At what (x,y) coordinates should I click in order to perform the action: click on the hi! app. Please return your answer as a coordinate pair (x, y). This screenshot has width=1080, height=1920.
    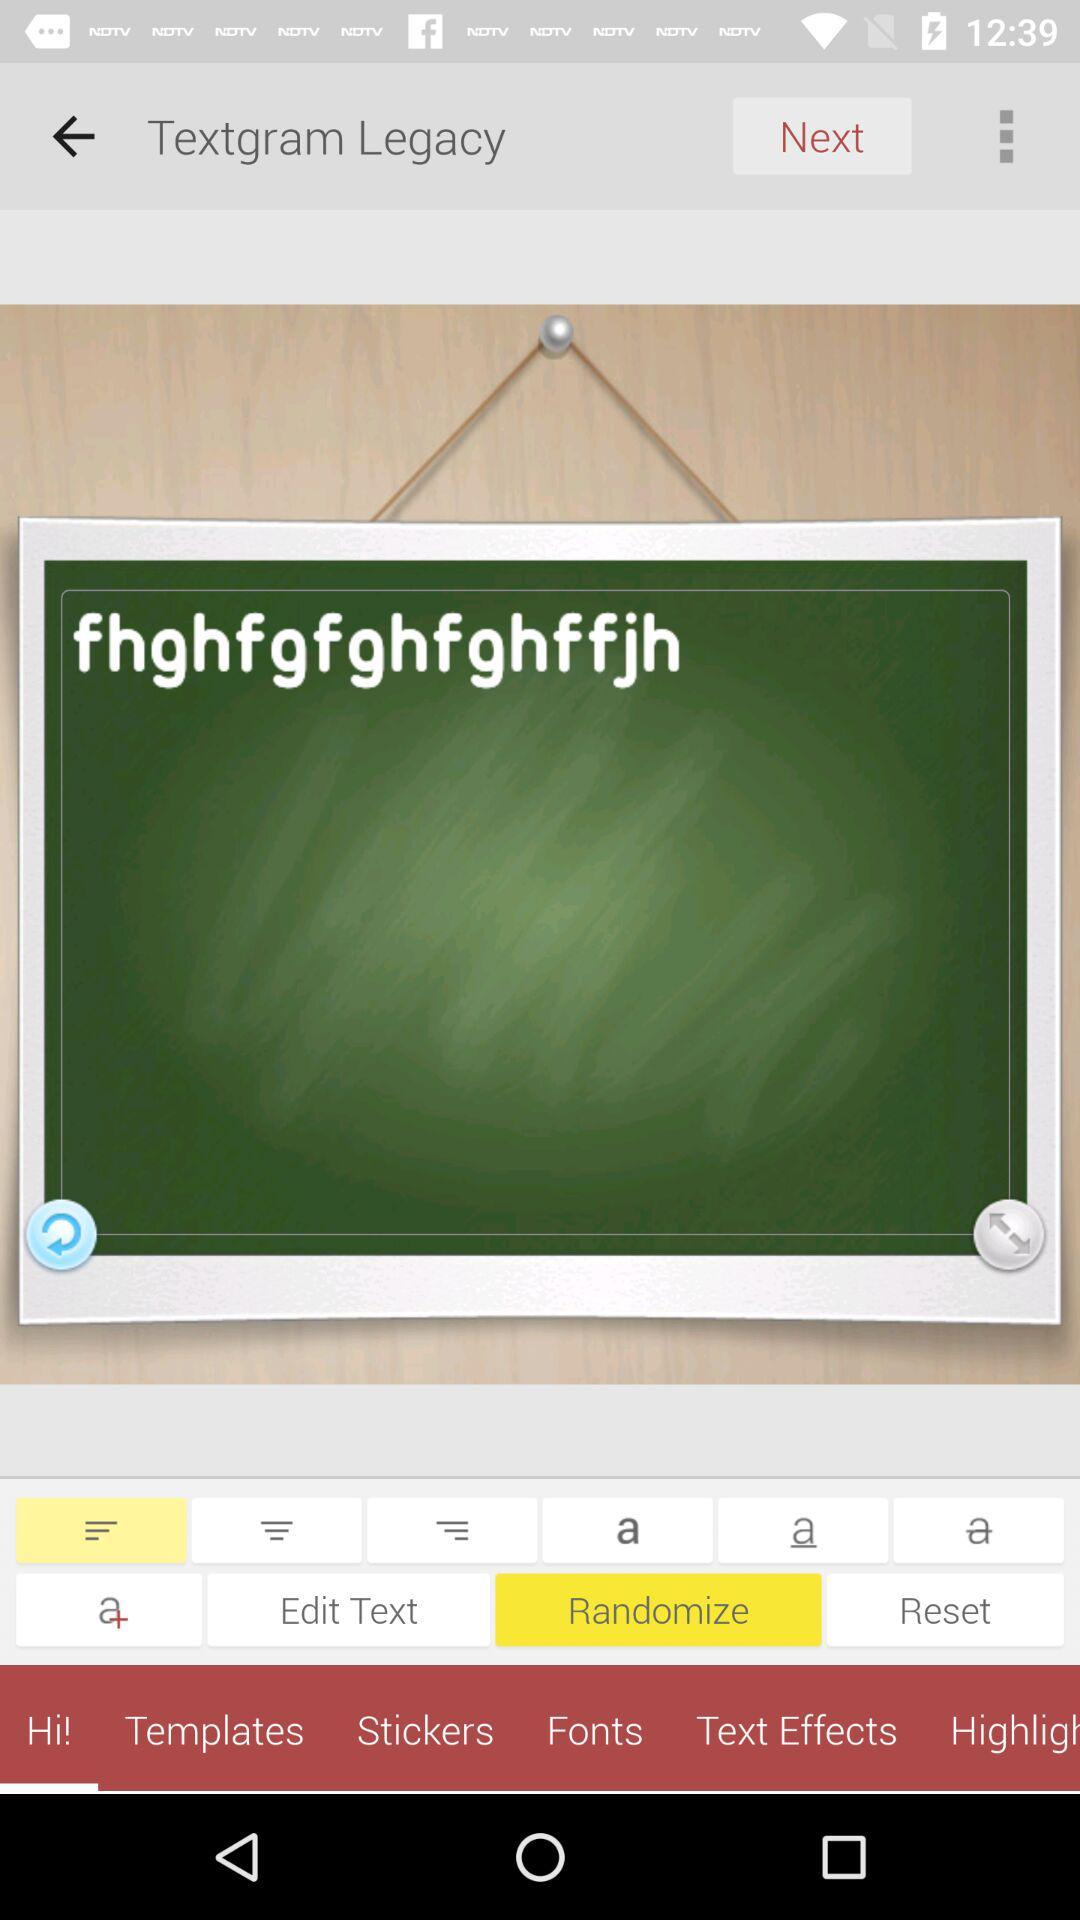
    Looking at the image, I should click on (48, 1728).